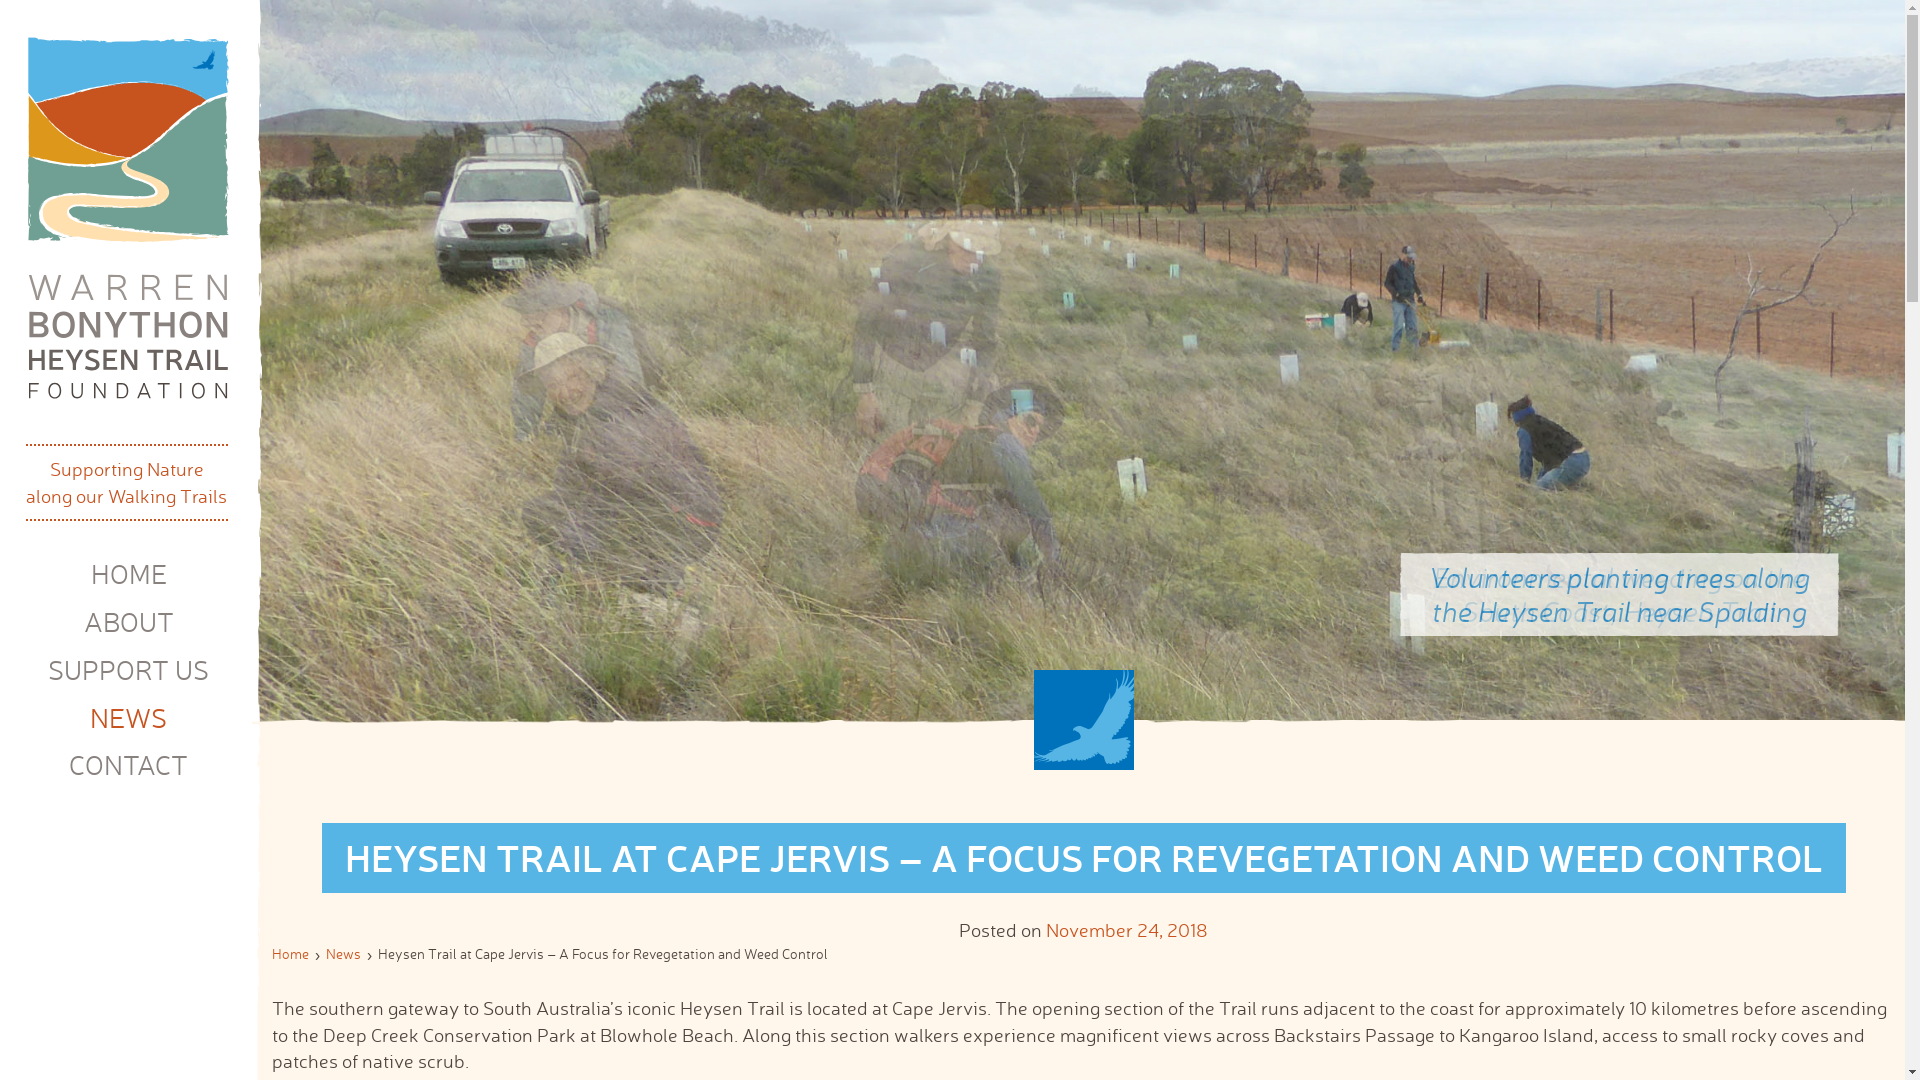 The width and height of the screenshot is (1920, 1080). Describe the element at coordinates (127, 574) in the screenshot. I see `'HOME'` at that location.